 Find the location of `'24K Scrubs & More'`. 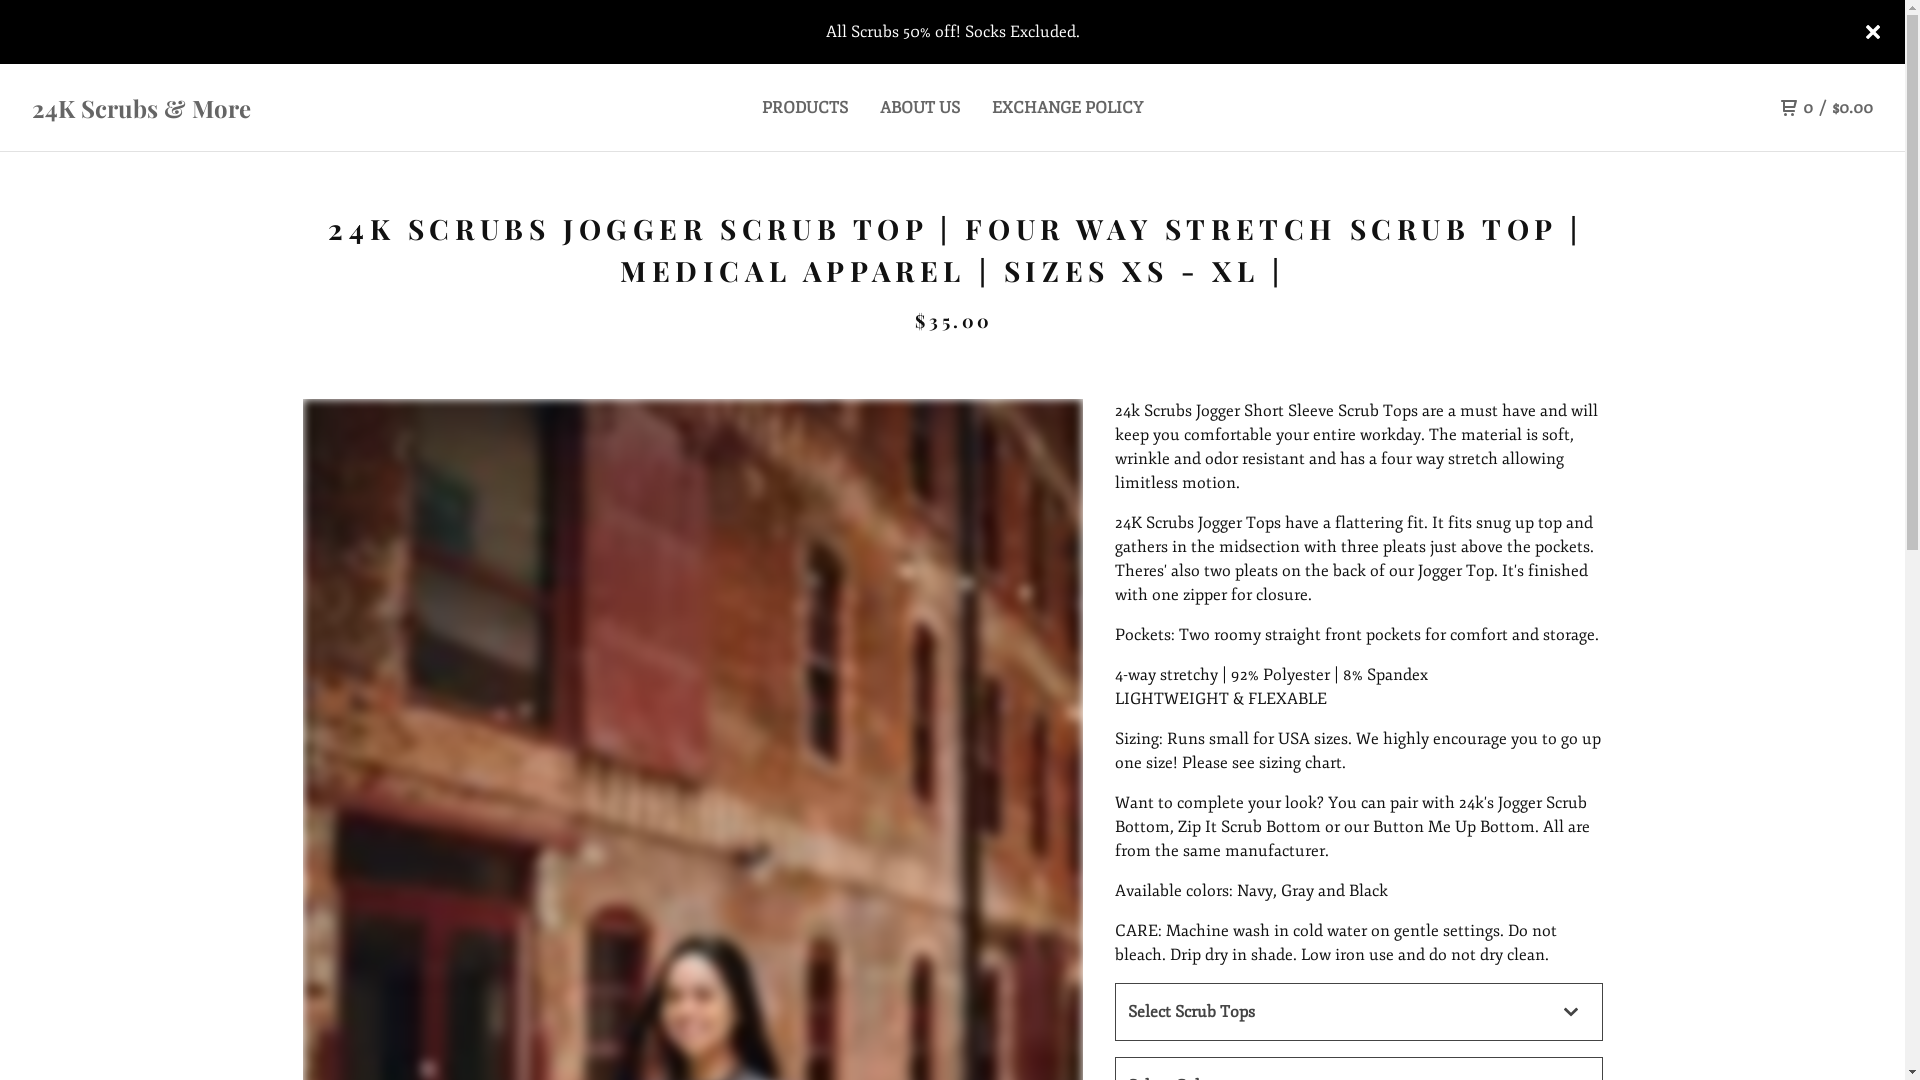

'24K Scrubs & More' is located at coordinates (261, 108).